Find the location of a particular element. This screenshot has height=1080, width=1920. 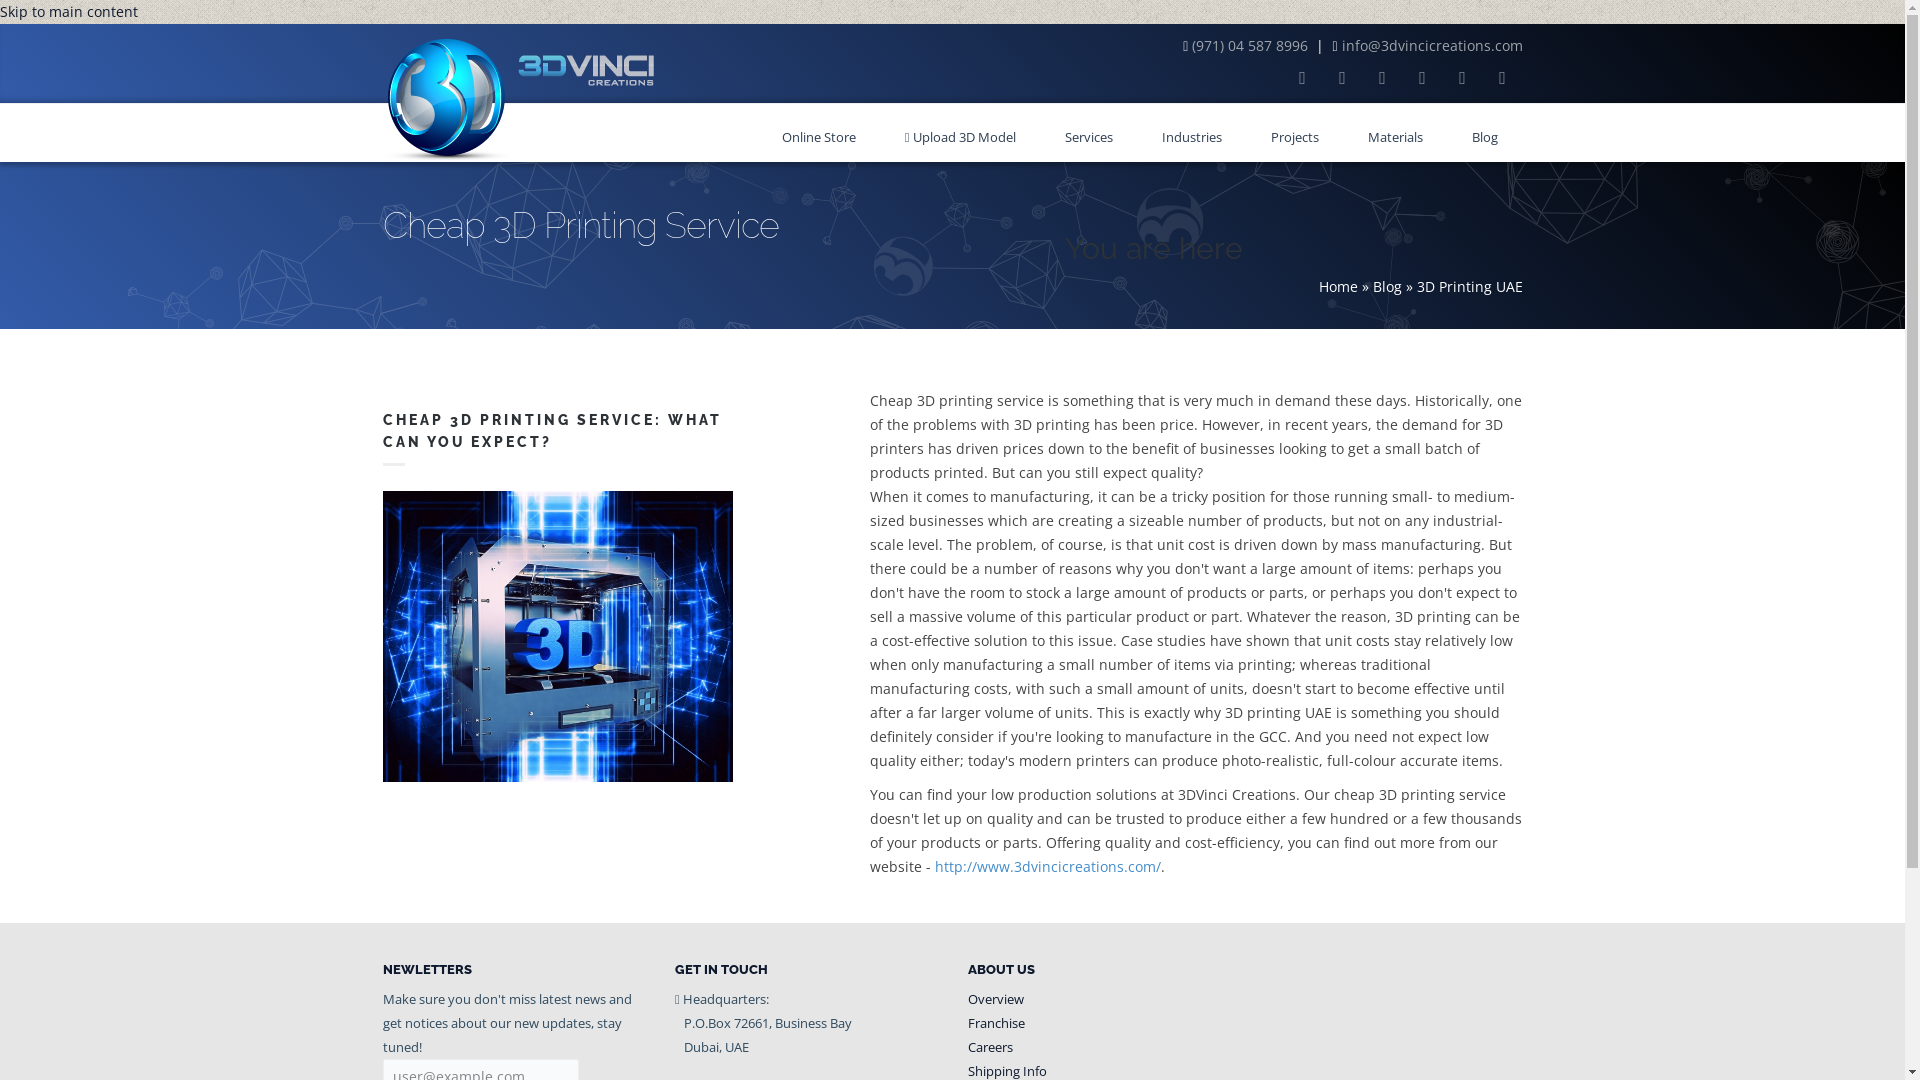

'Overview' is located at coordinates (996, 999).